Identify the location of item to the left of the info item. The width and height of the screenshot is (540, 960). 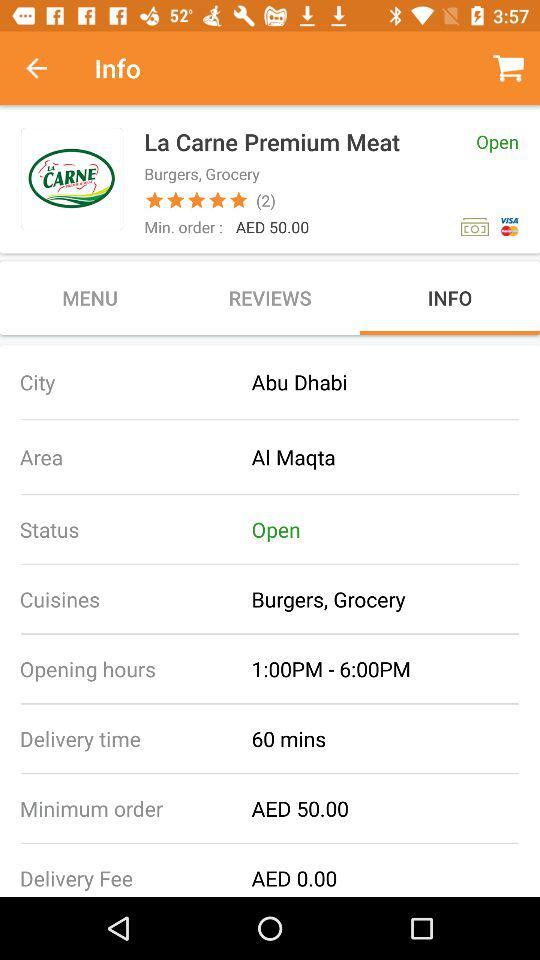
(47, 68).